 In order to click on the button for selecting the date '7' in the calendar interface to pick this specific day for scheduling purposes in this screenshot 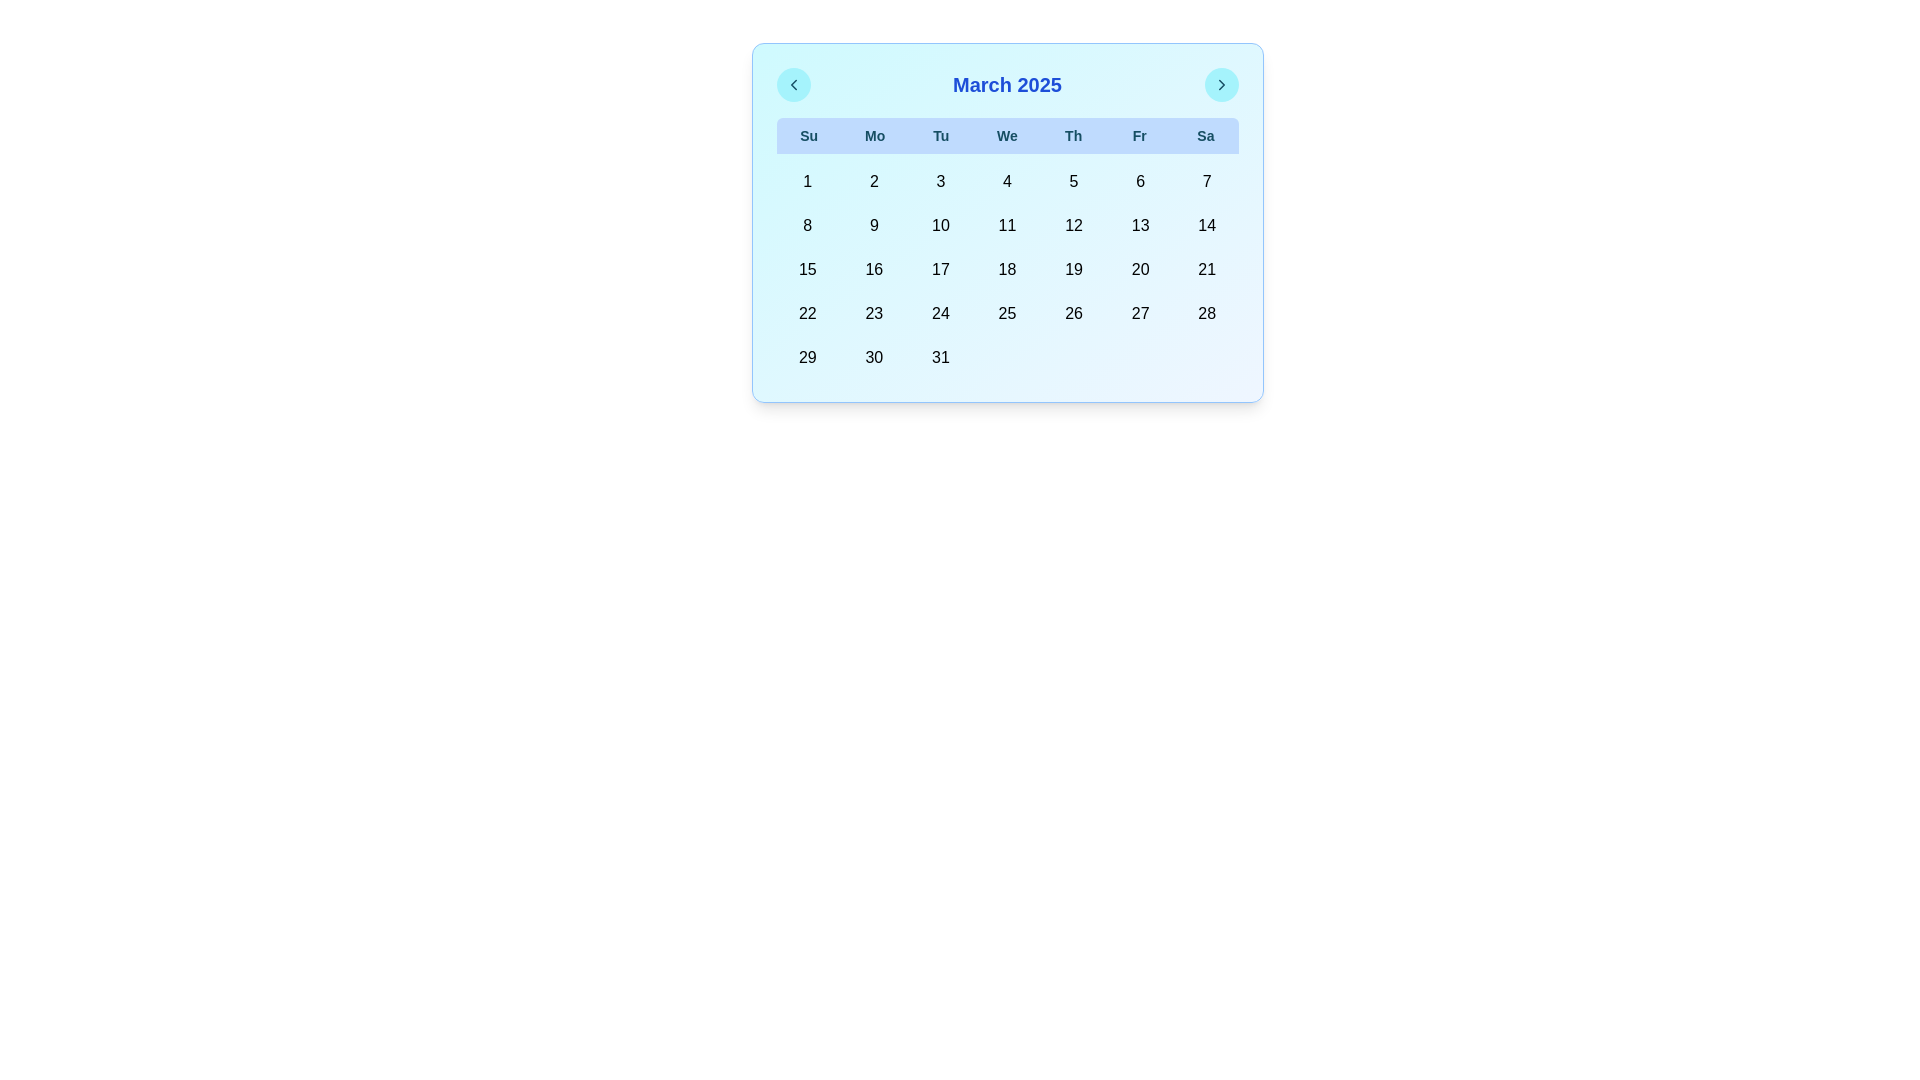, I will do `click(1206, 181)`.